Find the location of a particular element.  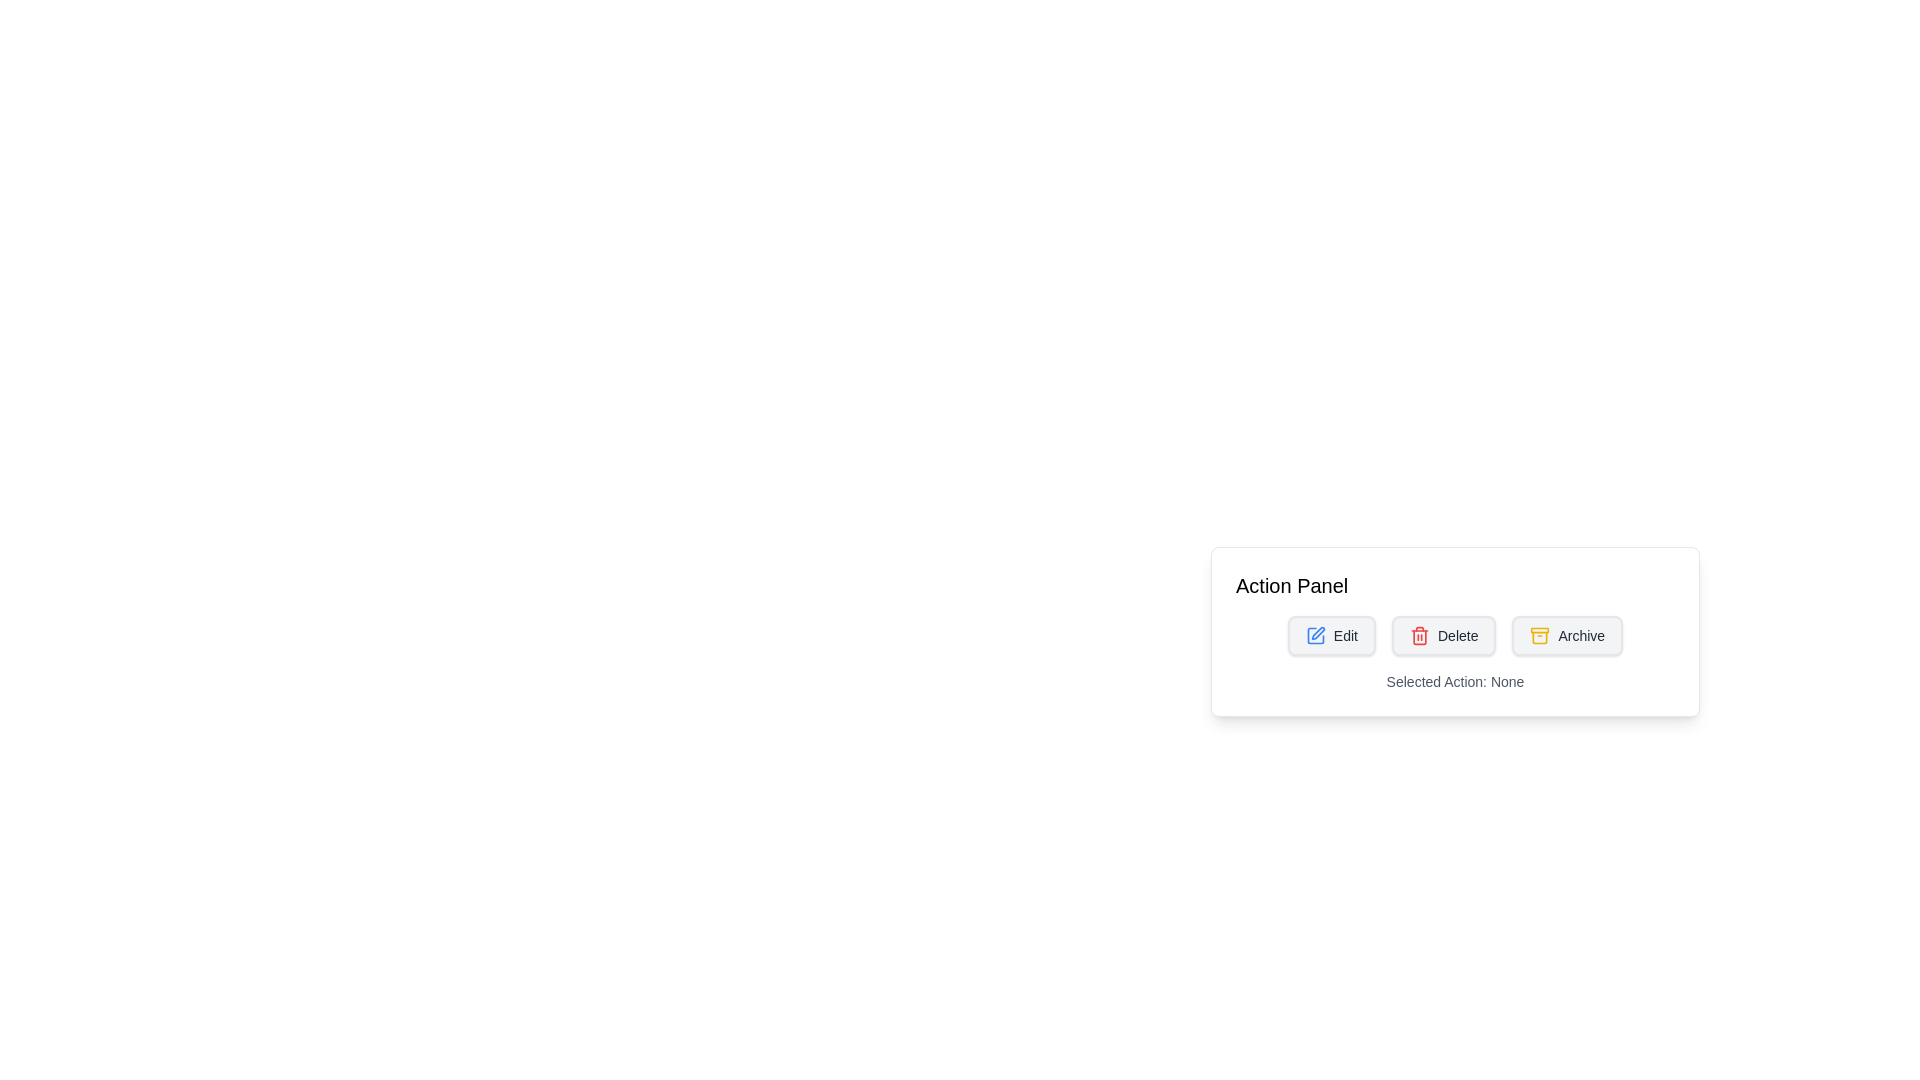

the blue square icon depicting a pen, located to the left of the 'Edit' text in the 'Action Panel' section is located at coordinates (1315, 636).